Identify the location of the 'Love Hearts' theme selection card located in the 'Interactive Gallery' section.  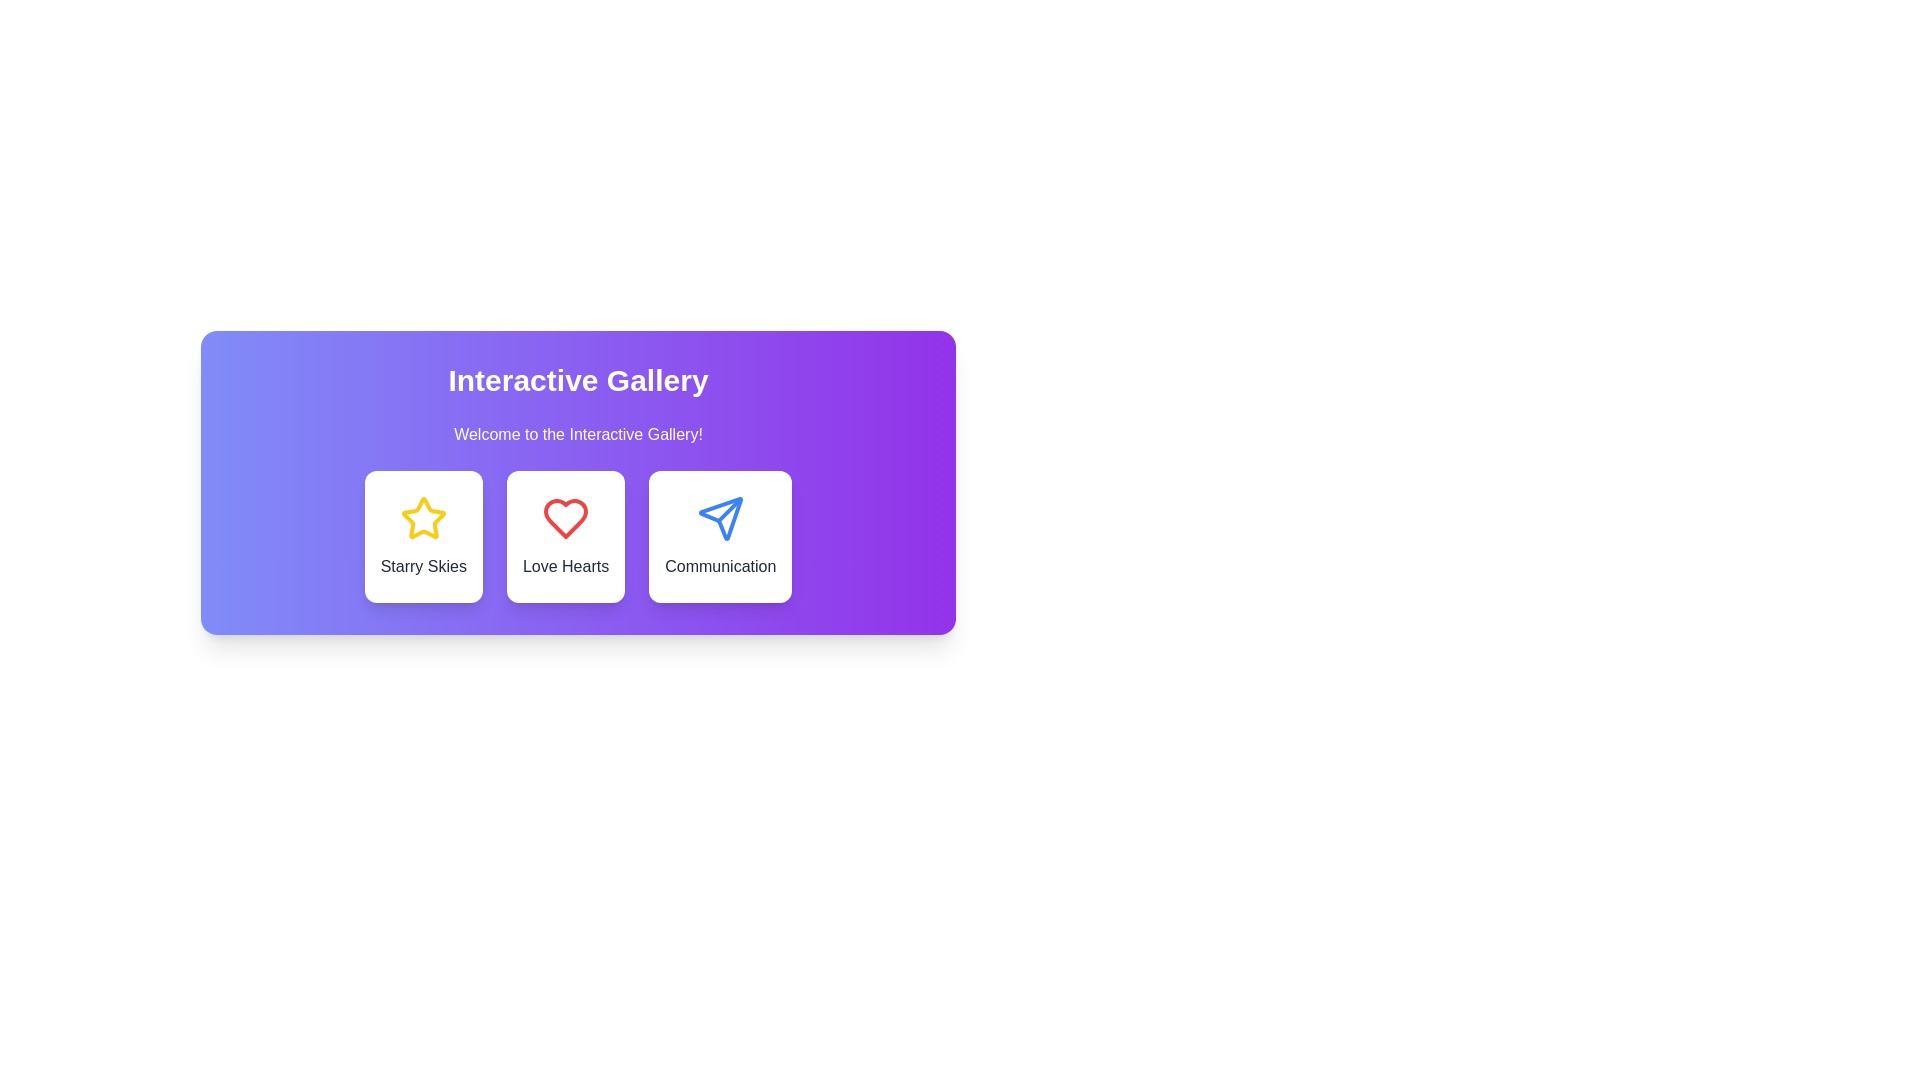
(577, 535).